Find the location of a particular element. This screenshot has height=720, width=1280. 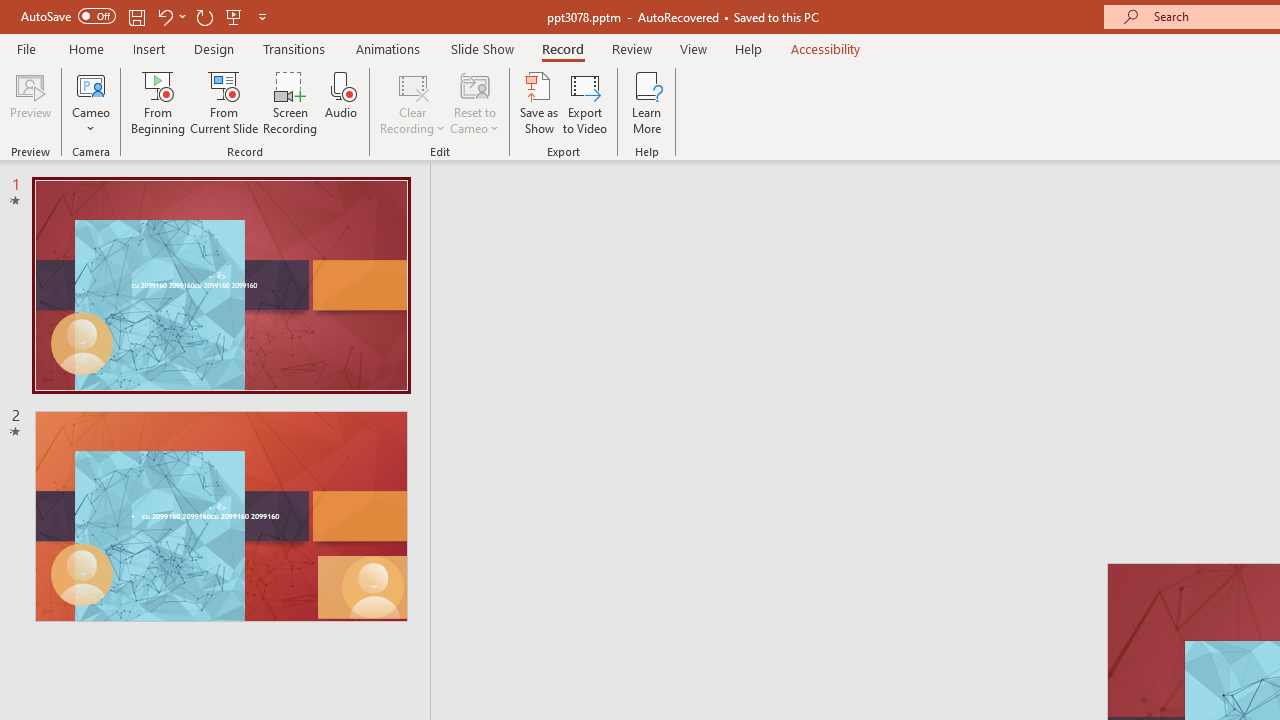

'Save as Show' is located at coordinates (539, 103).